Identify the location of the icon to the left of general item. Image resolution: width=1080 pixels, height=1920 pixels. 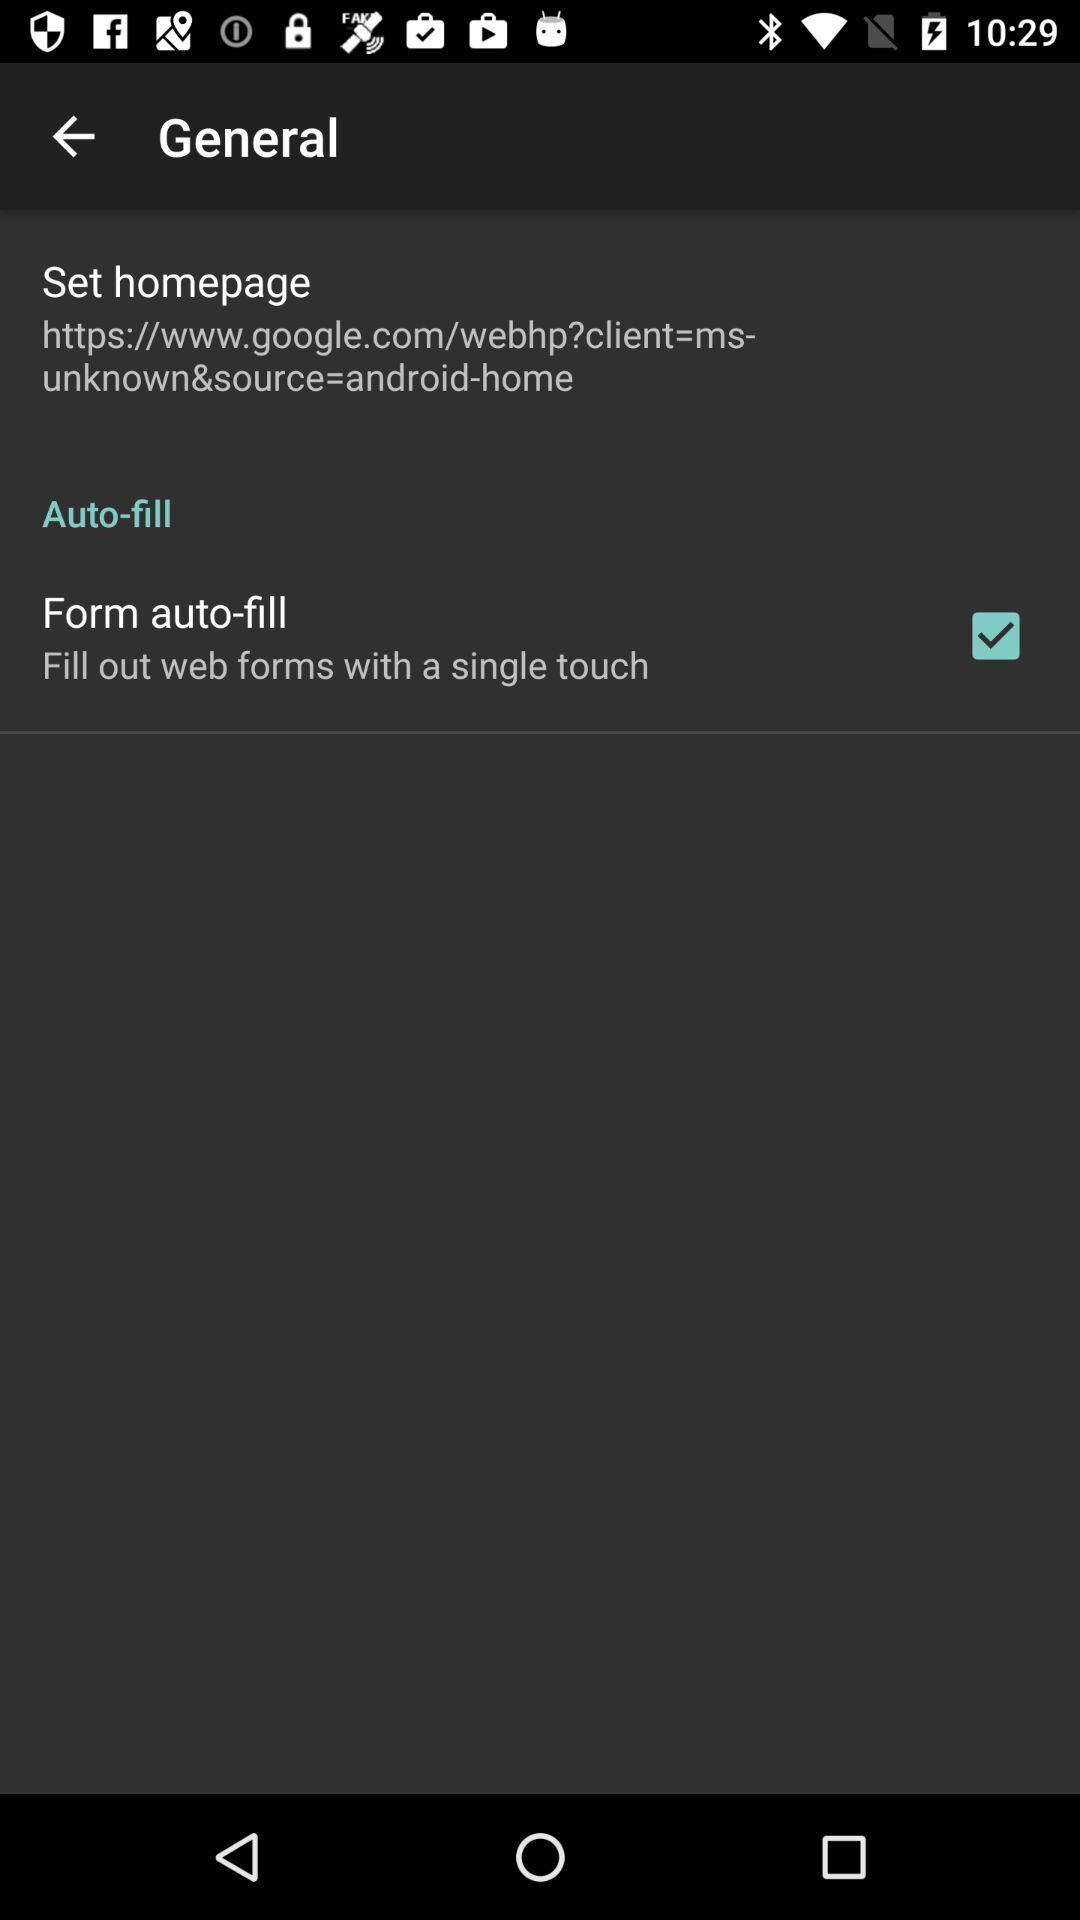
(72, 135).